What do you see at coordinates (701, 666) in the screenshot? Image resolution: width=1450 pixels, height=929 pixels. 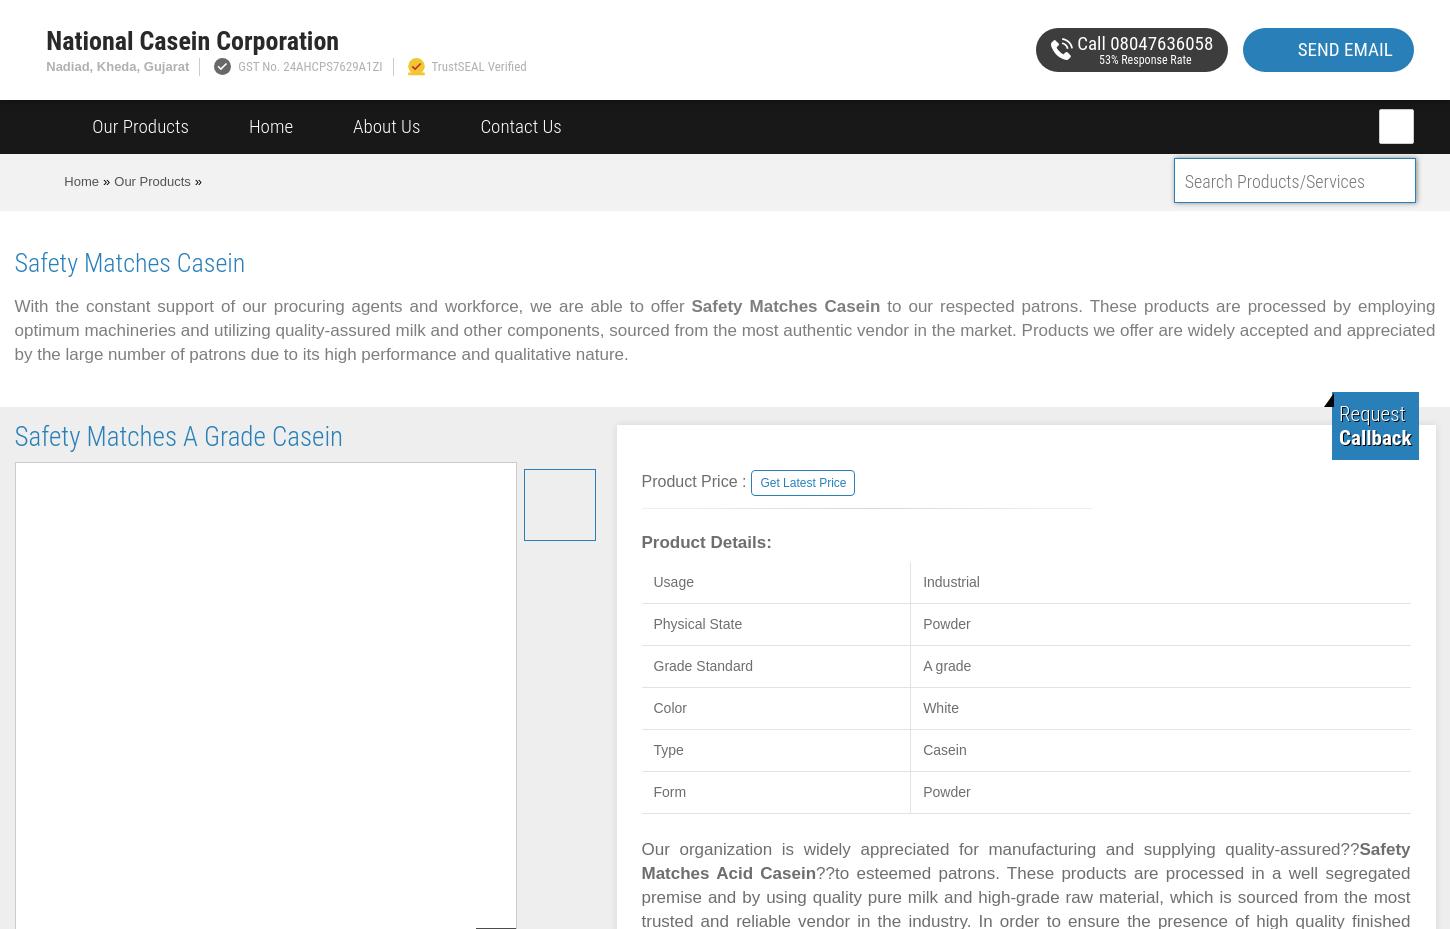 I see `'Grade Standard'` at bounding box center [701, 666].